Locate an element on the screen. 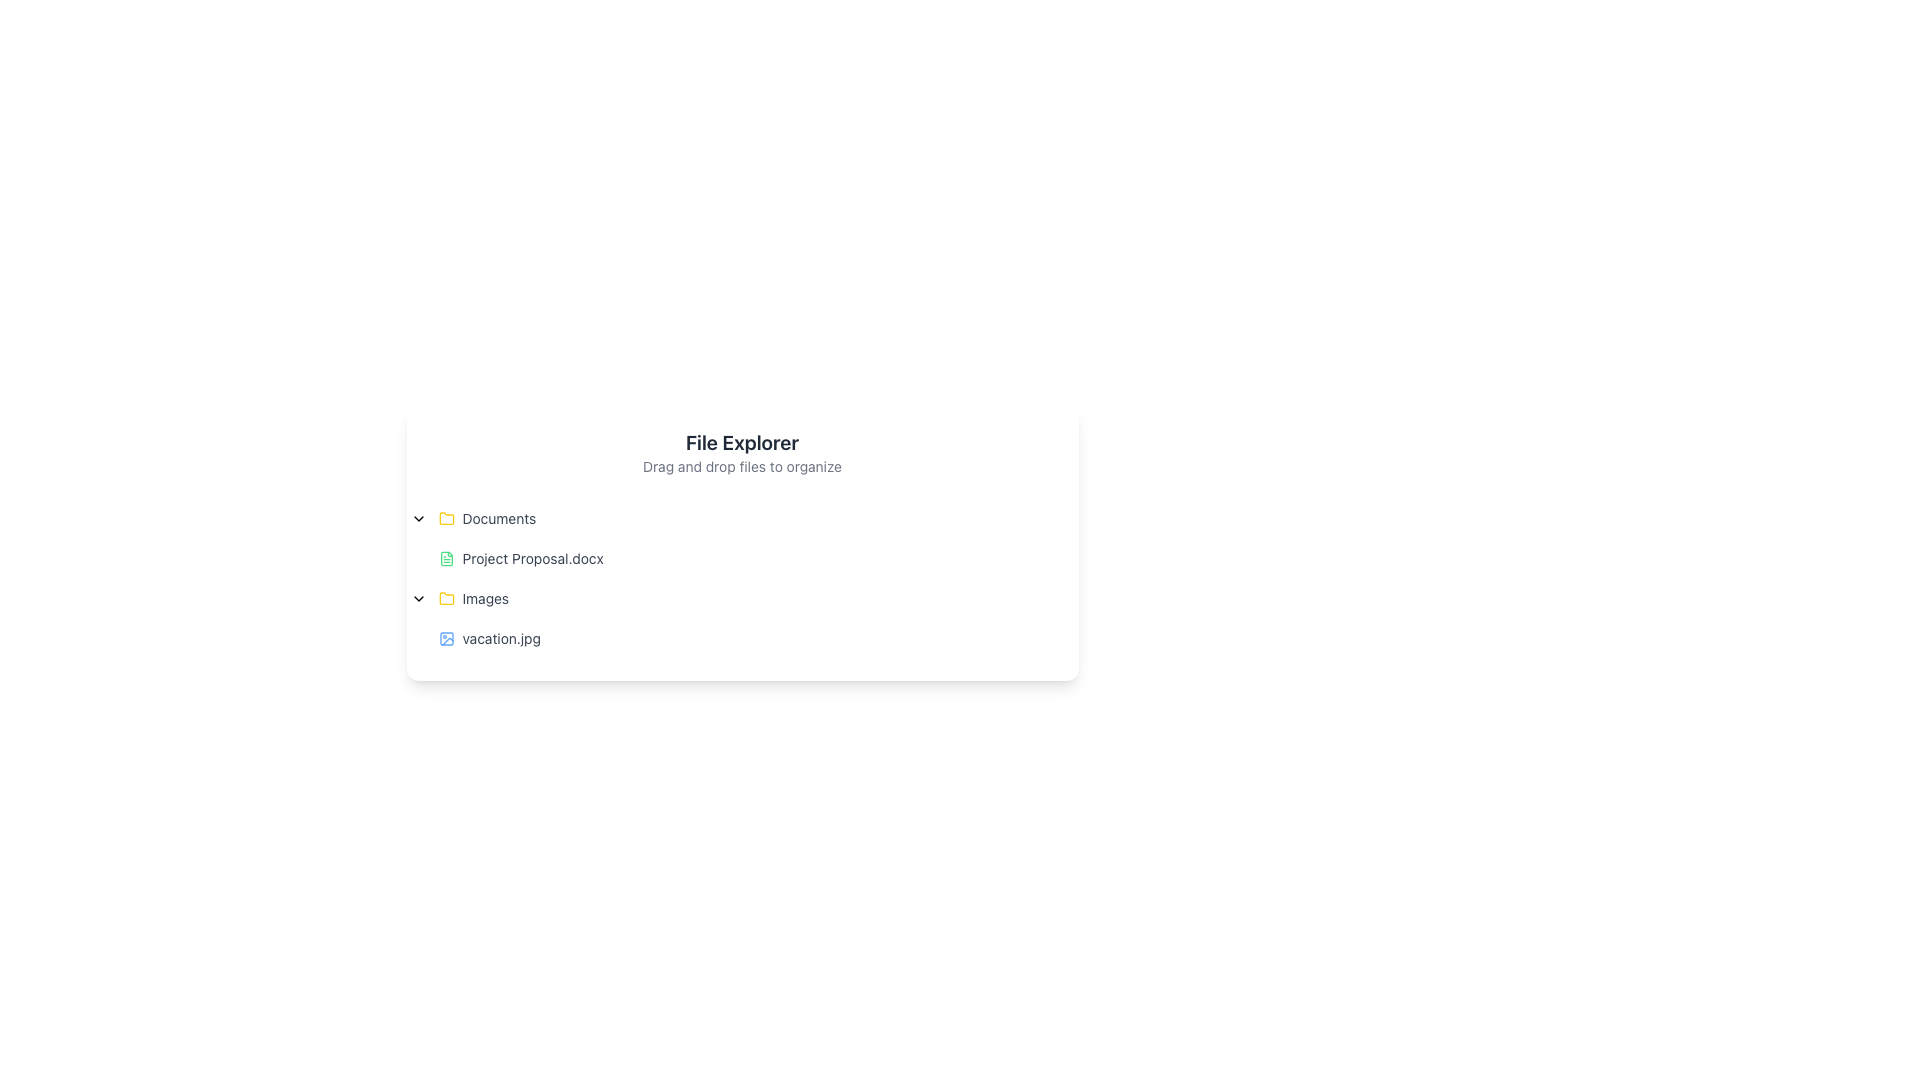 The image size is (1920, 1080). the green file document icon representing 'Project Proposal.docx' in the File Explorer interface is located at coordinates (445, 559).